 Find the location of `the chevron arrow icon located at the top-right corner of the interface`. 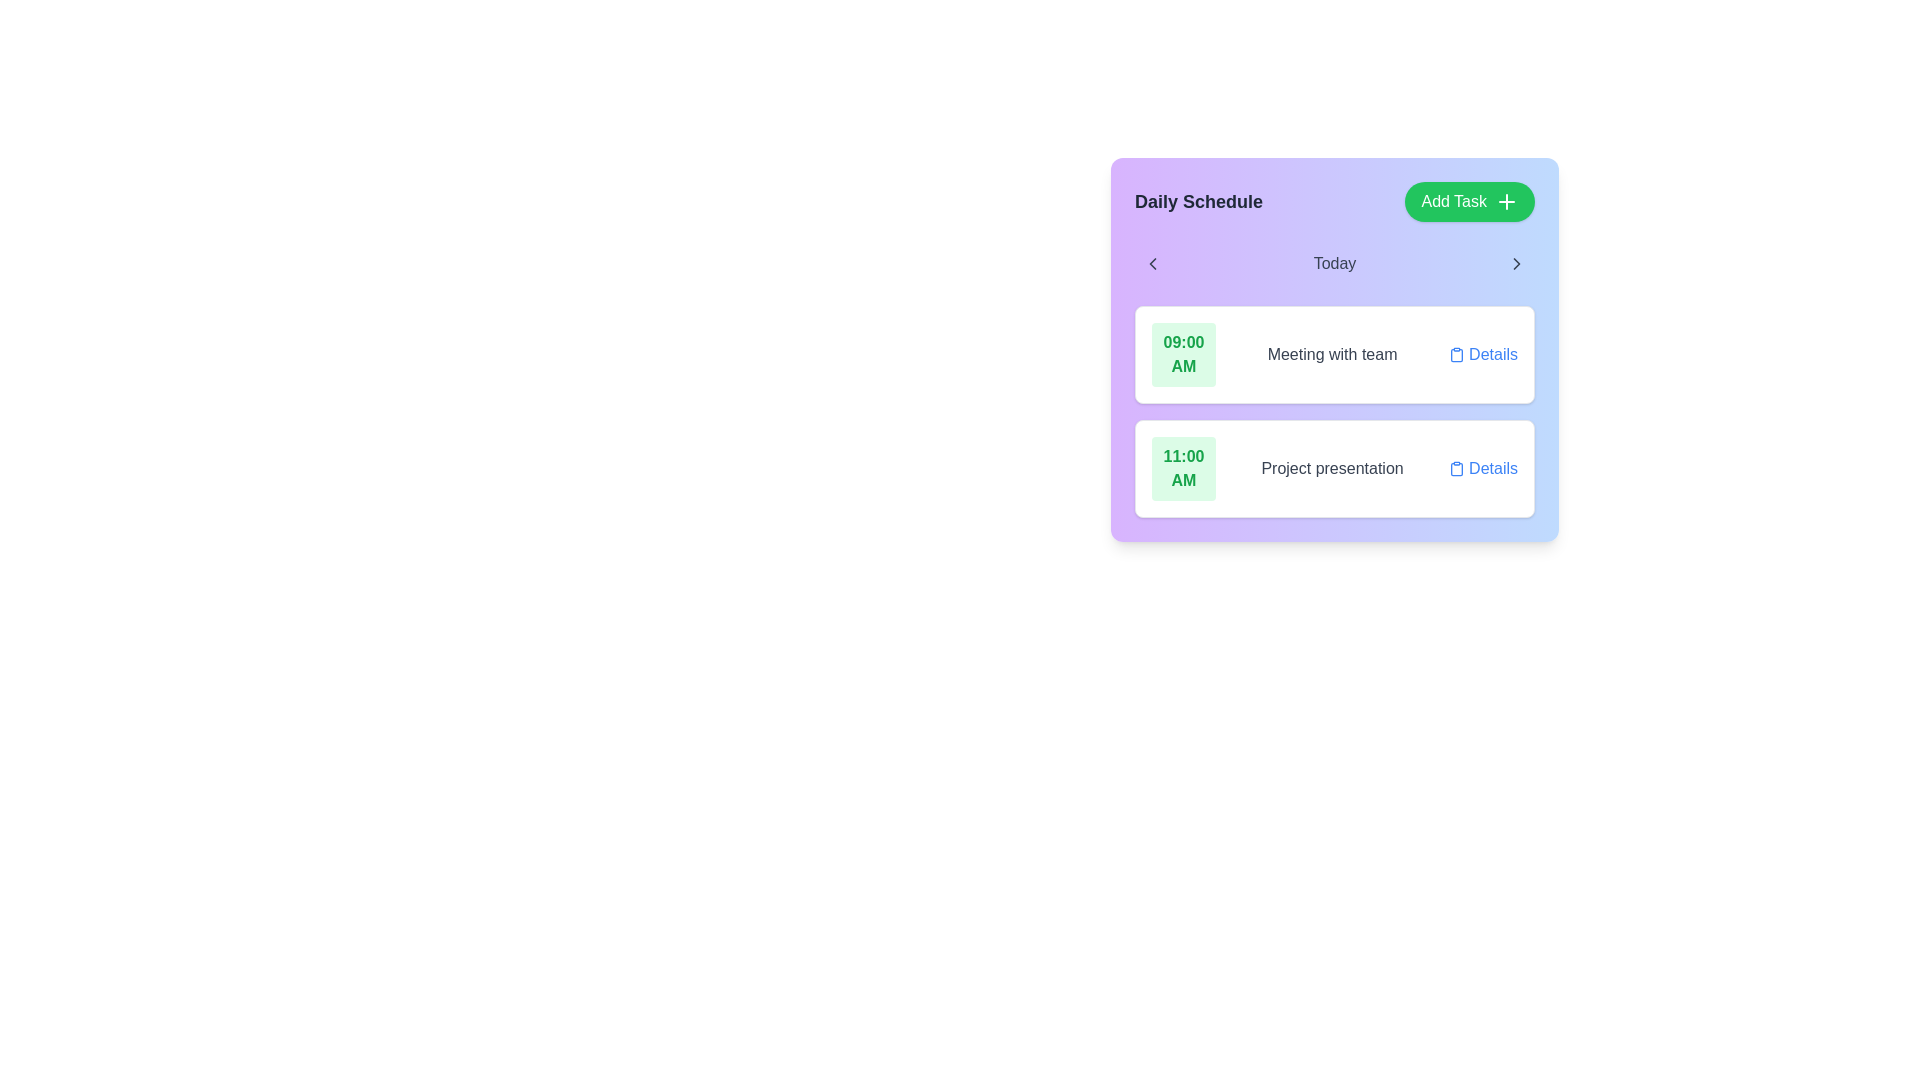

the chevron arrow icon located at the top-right corner of the interface is located at coordinates (1516, 262).